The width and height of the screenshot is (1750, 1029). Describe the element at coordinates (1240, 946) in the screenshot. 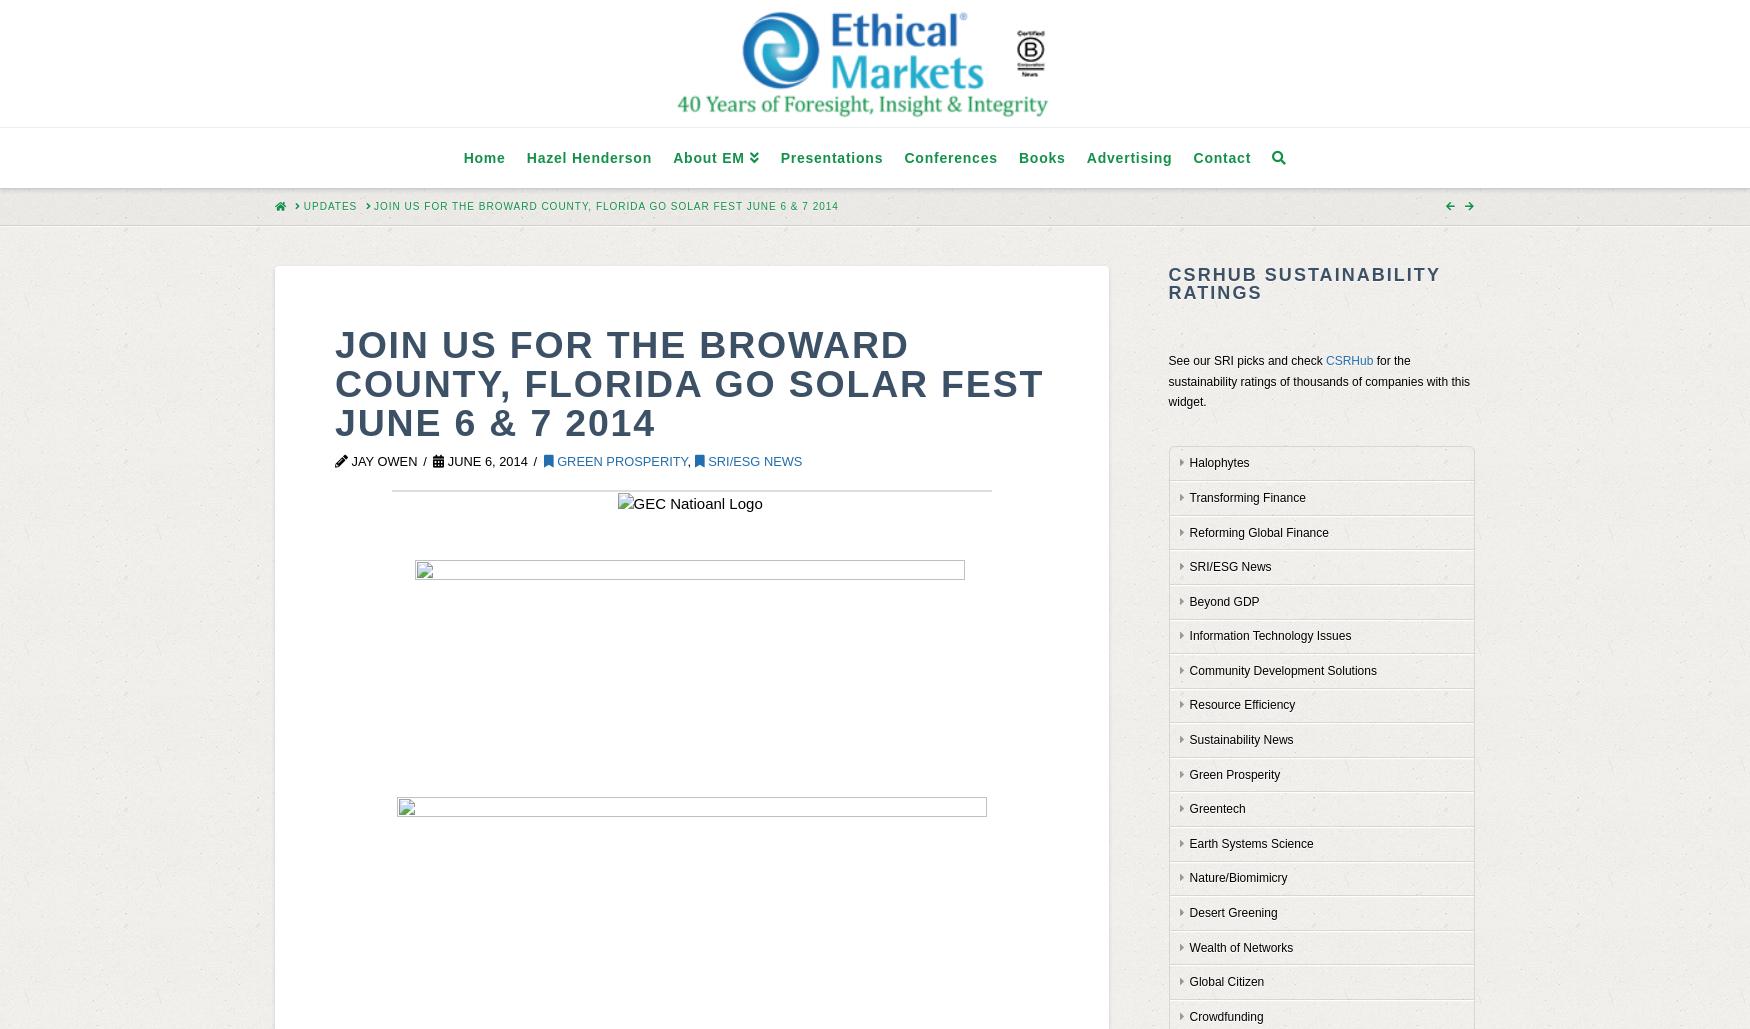

I see `'Wealth of Networks'` at that location.